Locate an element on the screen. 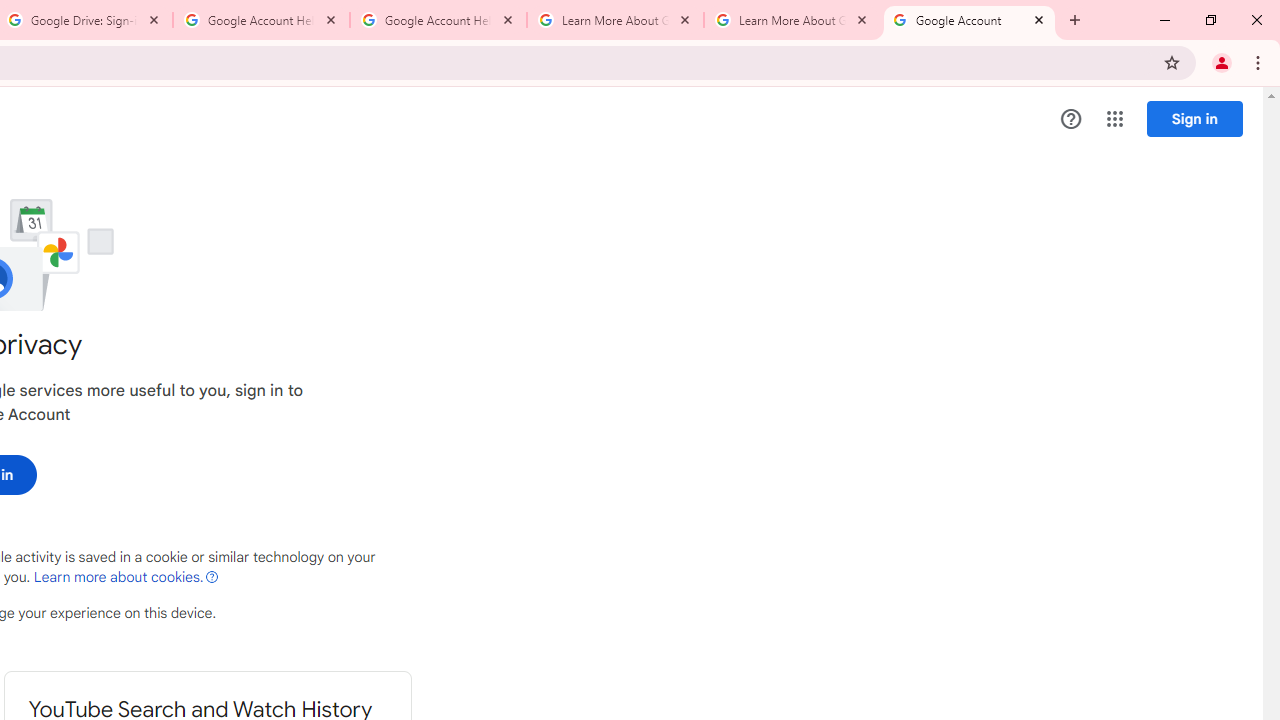  'Google Account Help' is located at coordinates (437, 20).